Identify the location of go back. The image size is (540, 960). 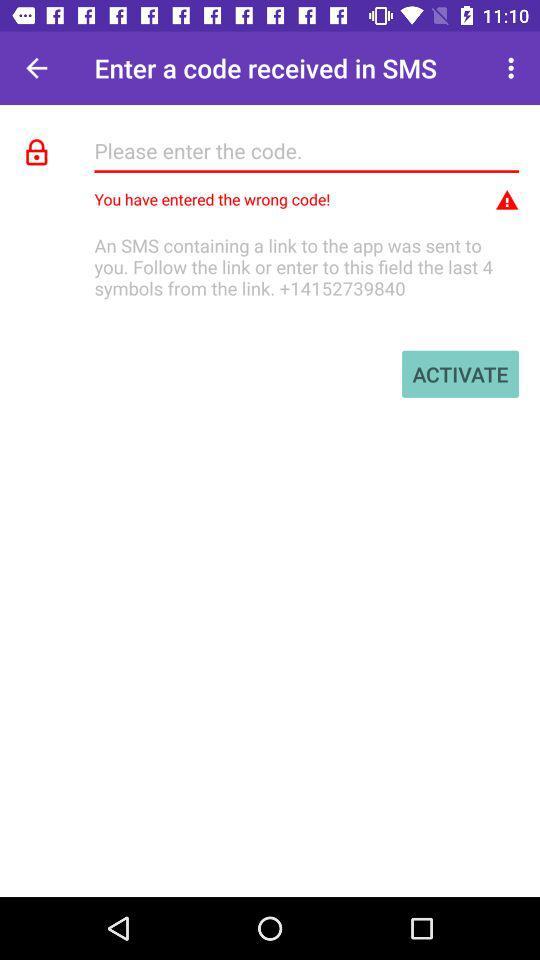
(36, 68).